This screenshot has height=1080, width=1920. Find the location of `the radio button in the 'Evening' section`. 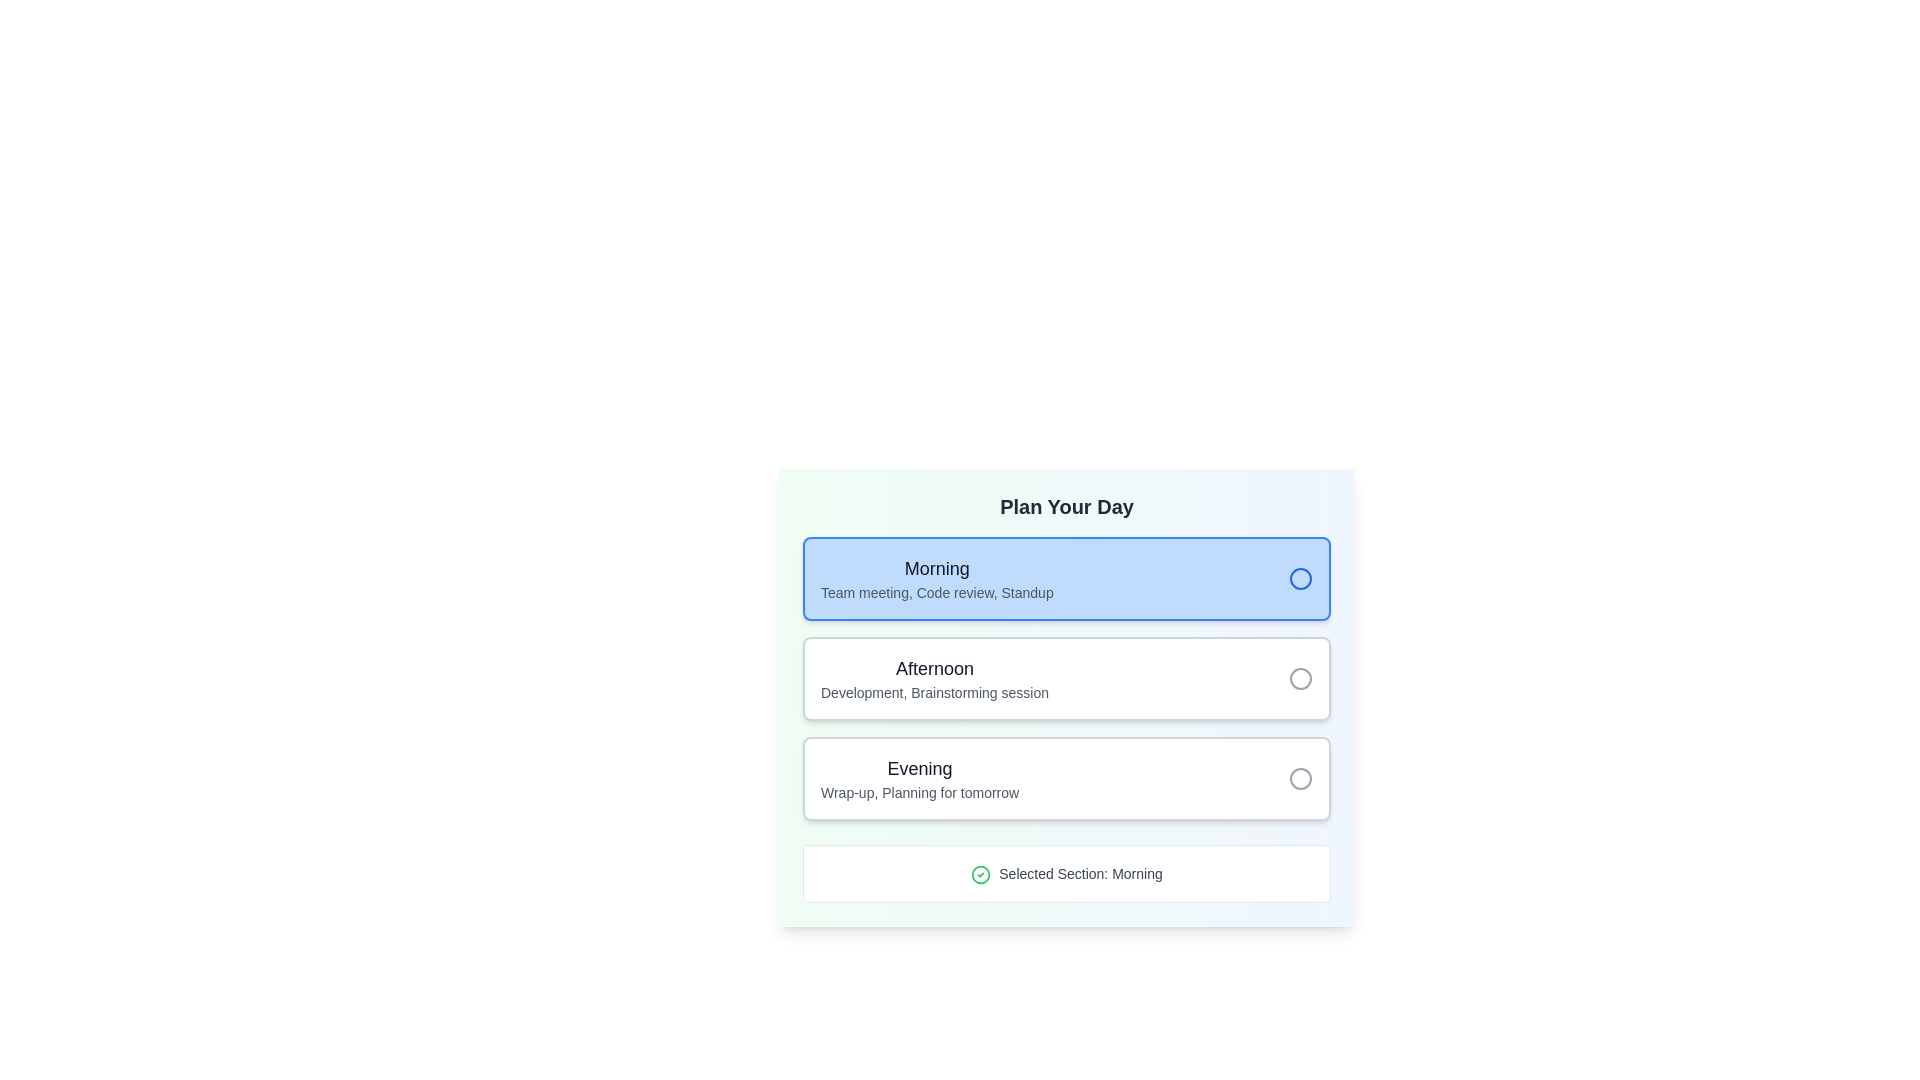

the radio button in the 'Evening' section is located at coordinates (1300, 778).